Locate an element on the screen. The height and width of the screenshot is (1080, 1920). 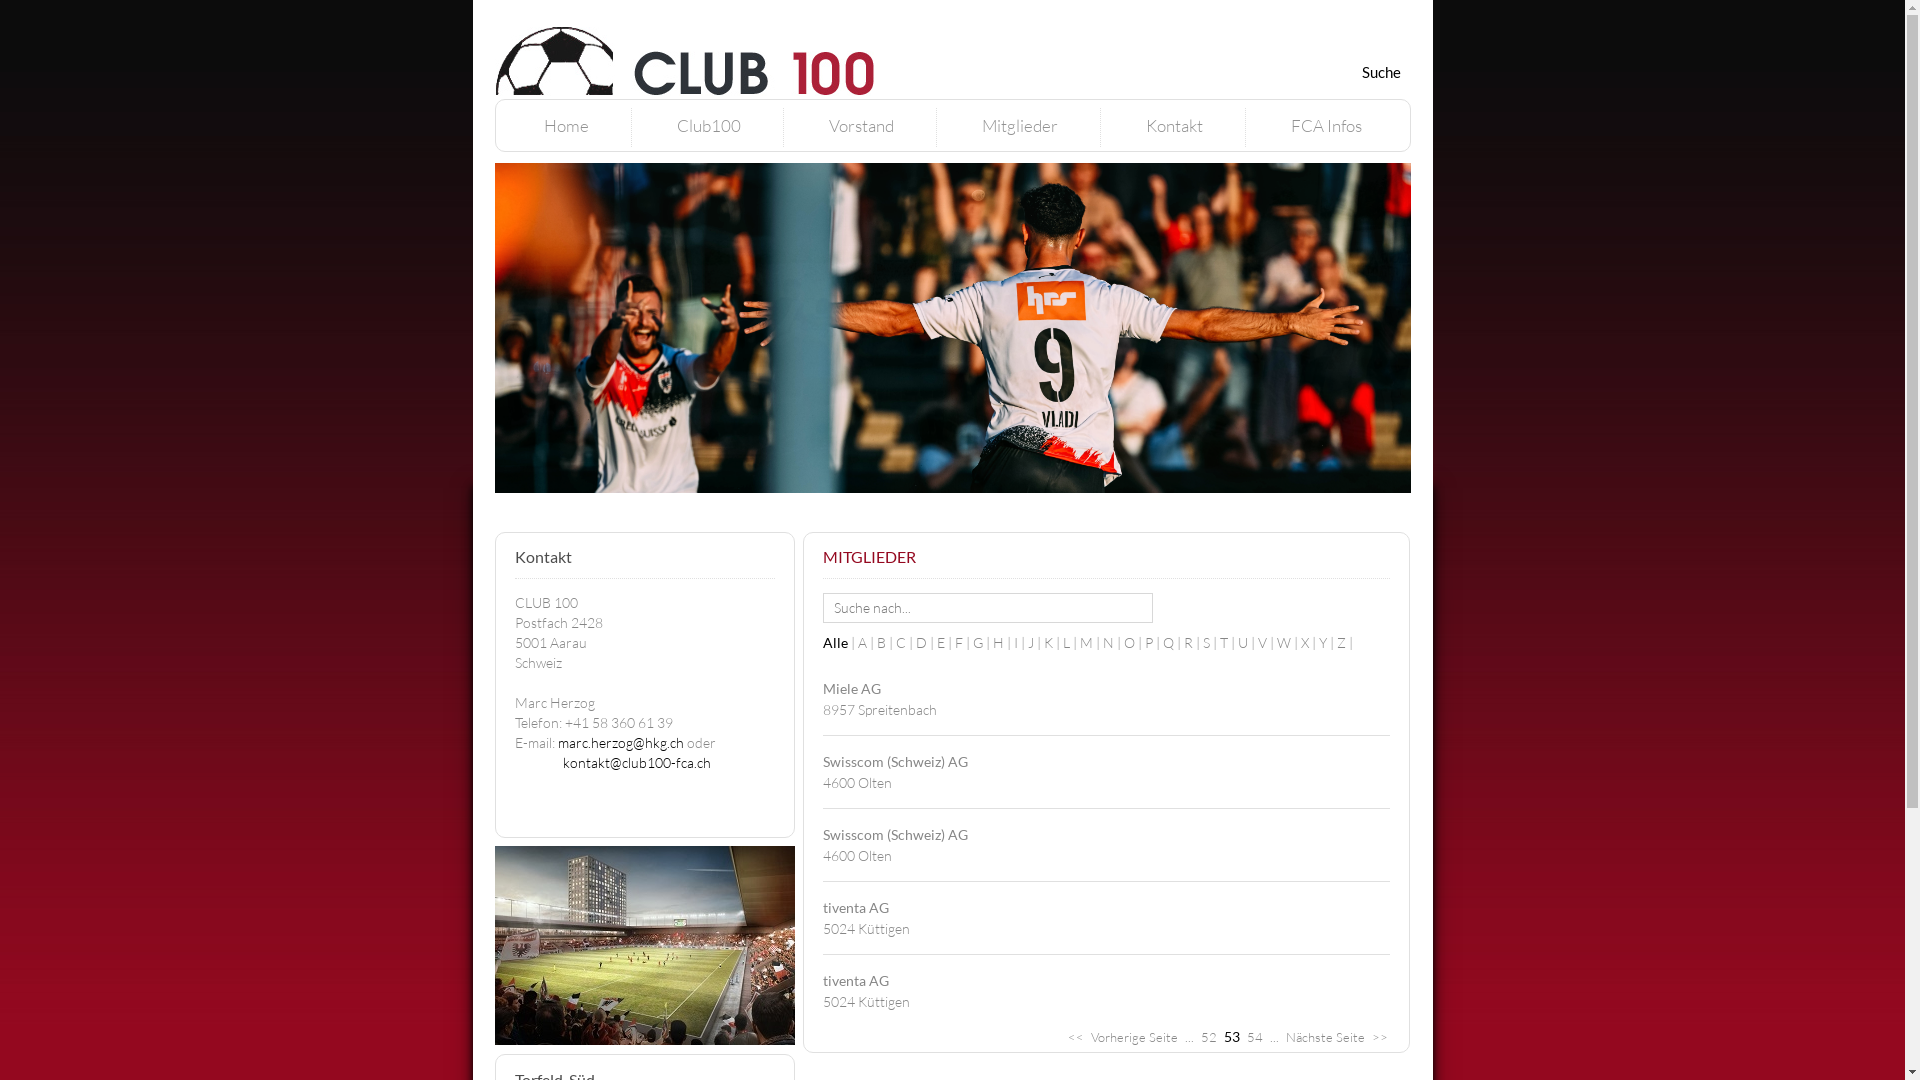
'Y' is located at coordinates (1318, 642).